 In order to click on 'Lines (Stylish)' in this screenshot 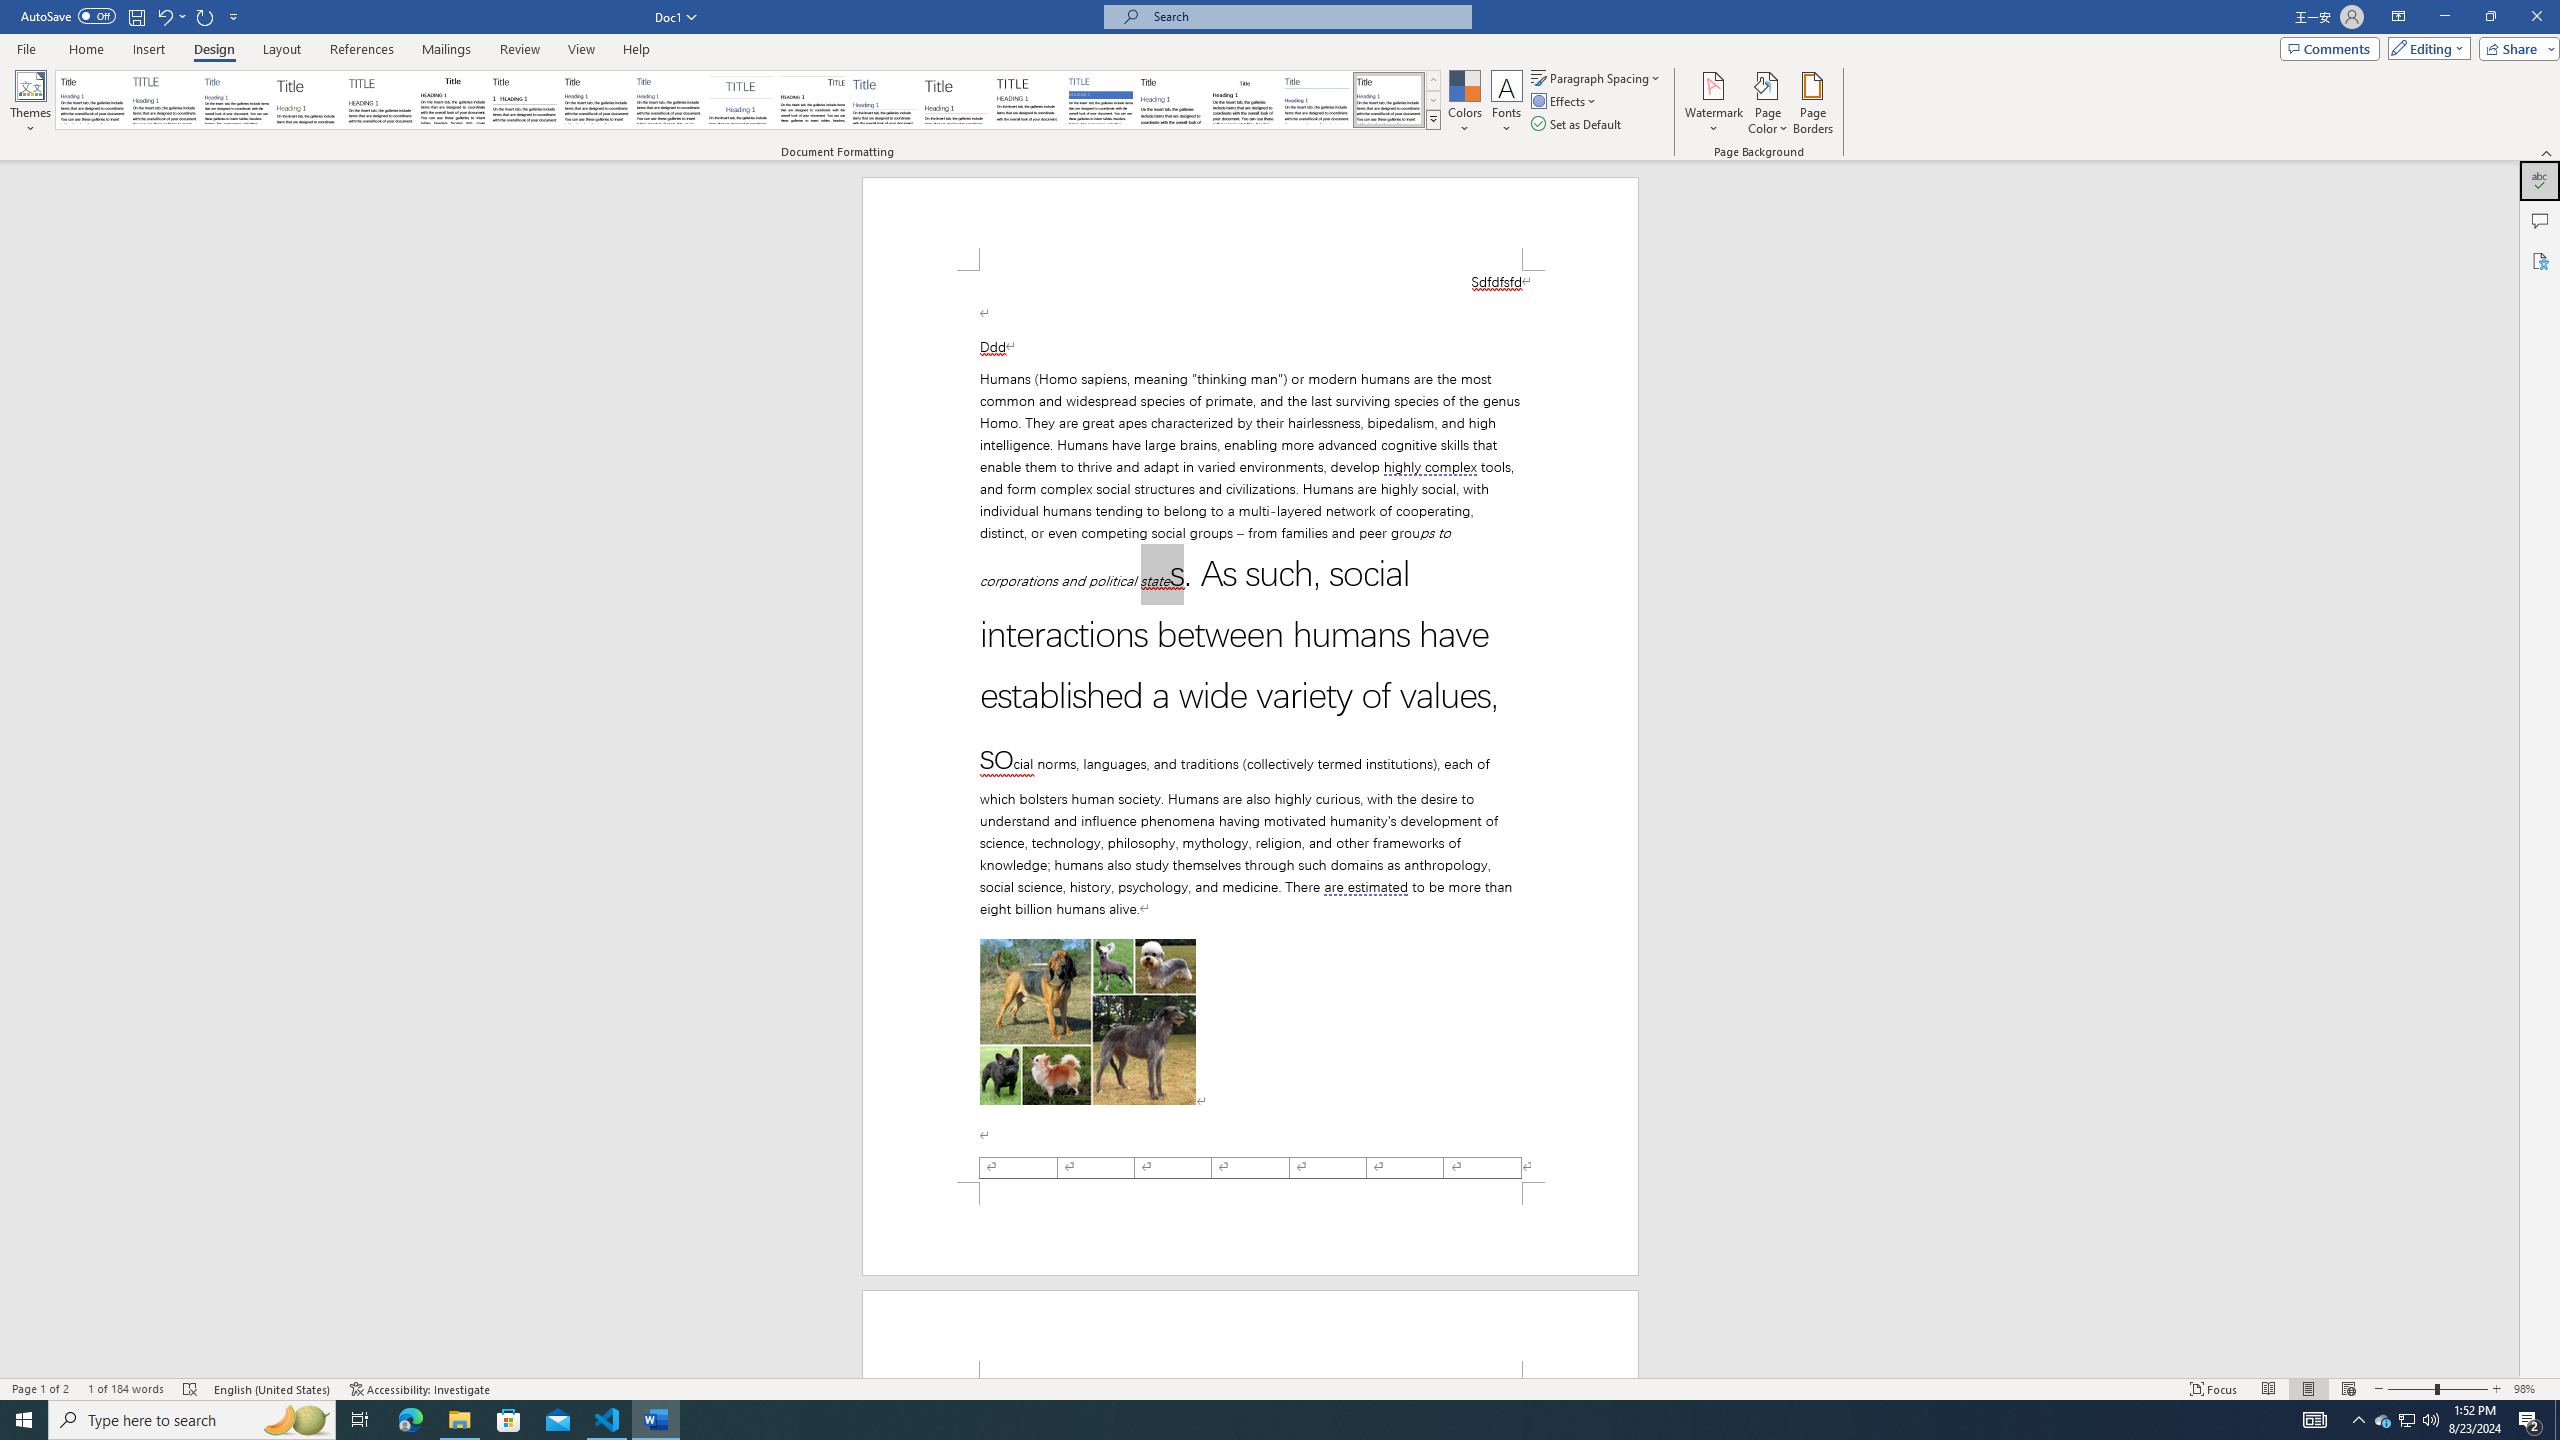, I will do `click(957, 99)`.